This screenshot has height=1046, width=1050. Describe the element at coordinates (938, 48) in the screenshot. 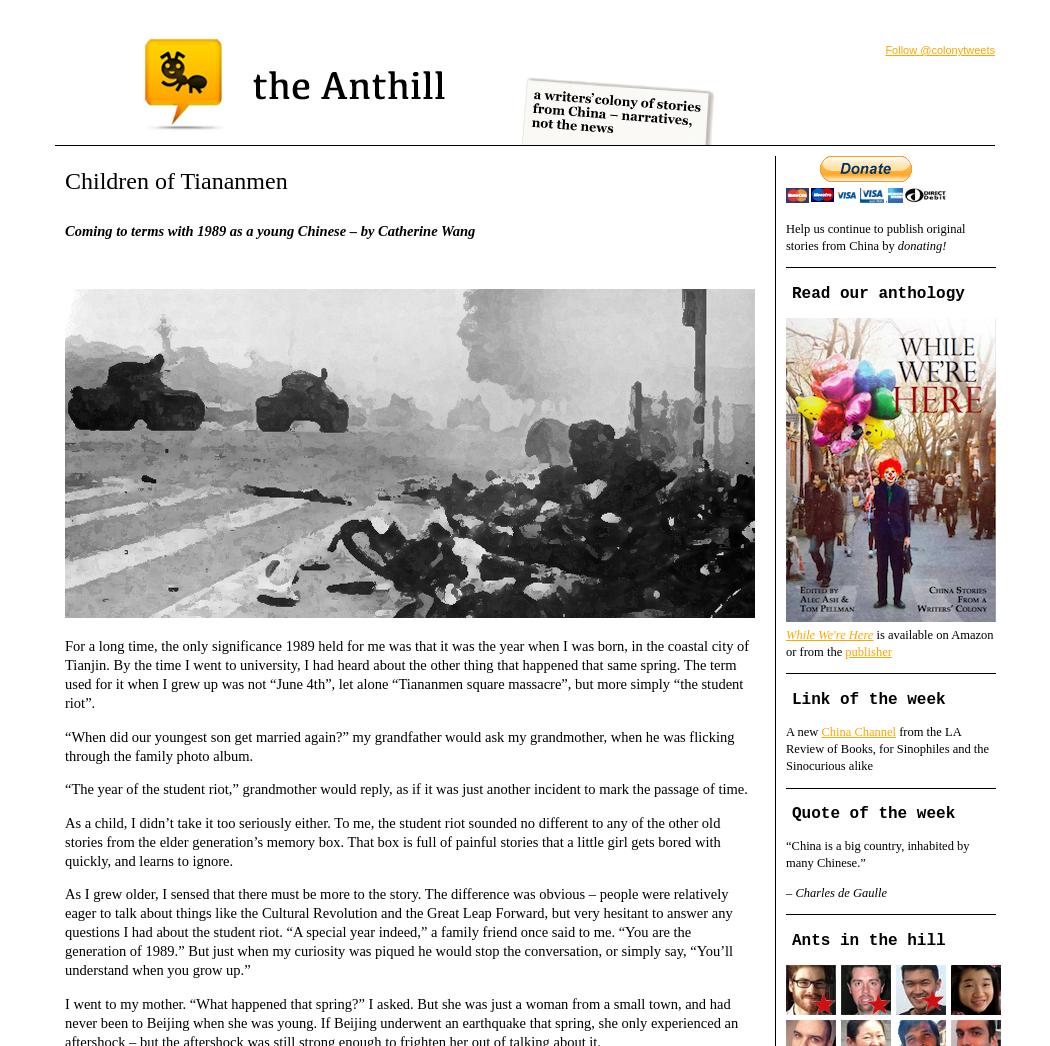

I see `'Follow @colonytweets'` at that location.